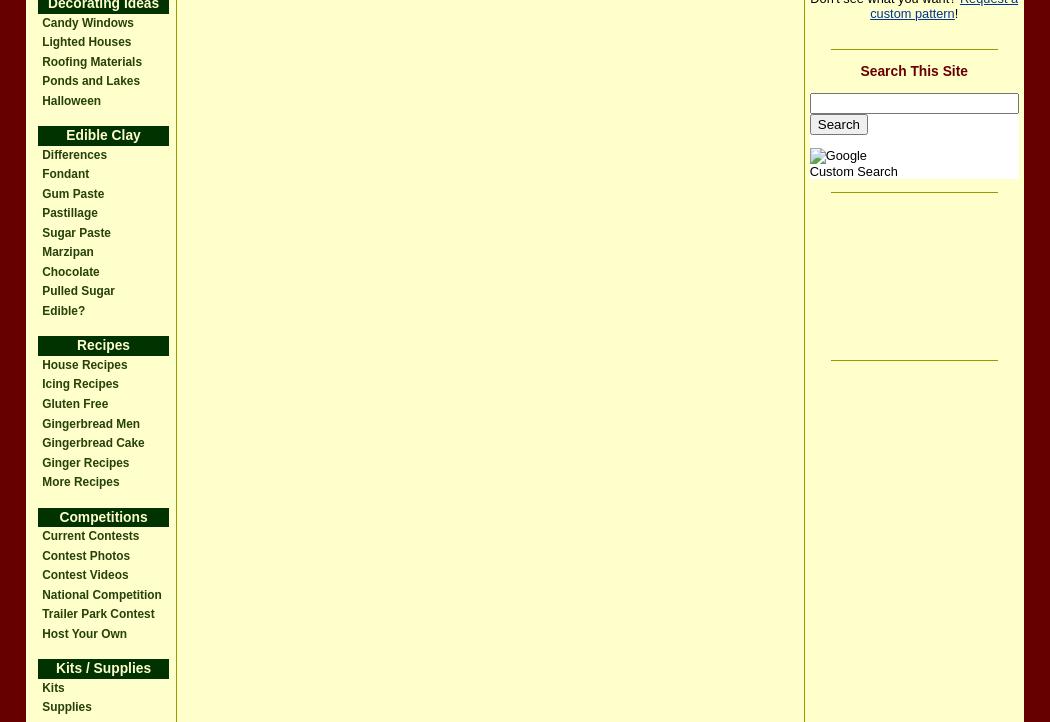 This screenshot has height=722, width=1050. What do you see at coordinates (86, 42) in the screenshot?
I see `'Lighted Houses'` at bounding box center [86, 42].